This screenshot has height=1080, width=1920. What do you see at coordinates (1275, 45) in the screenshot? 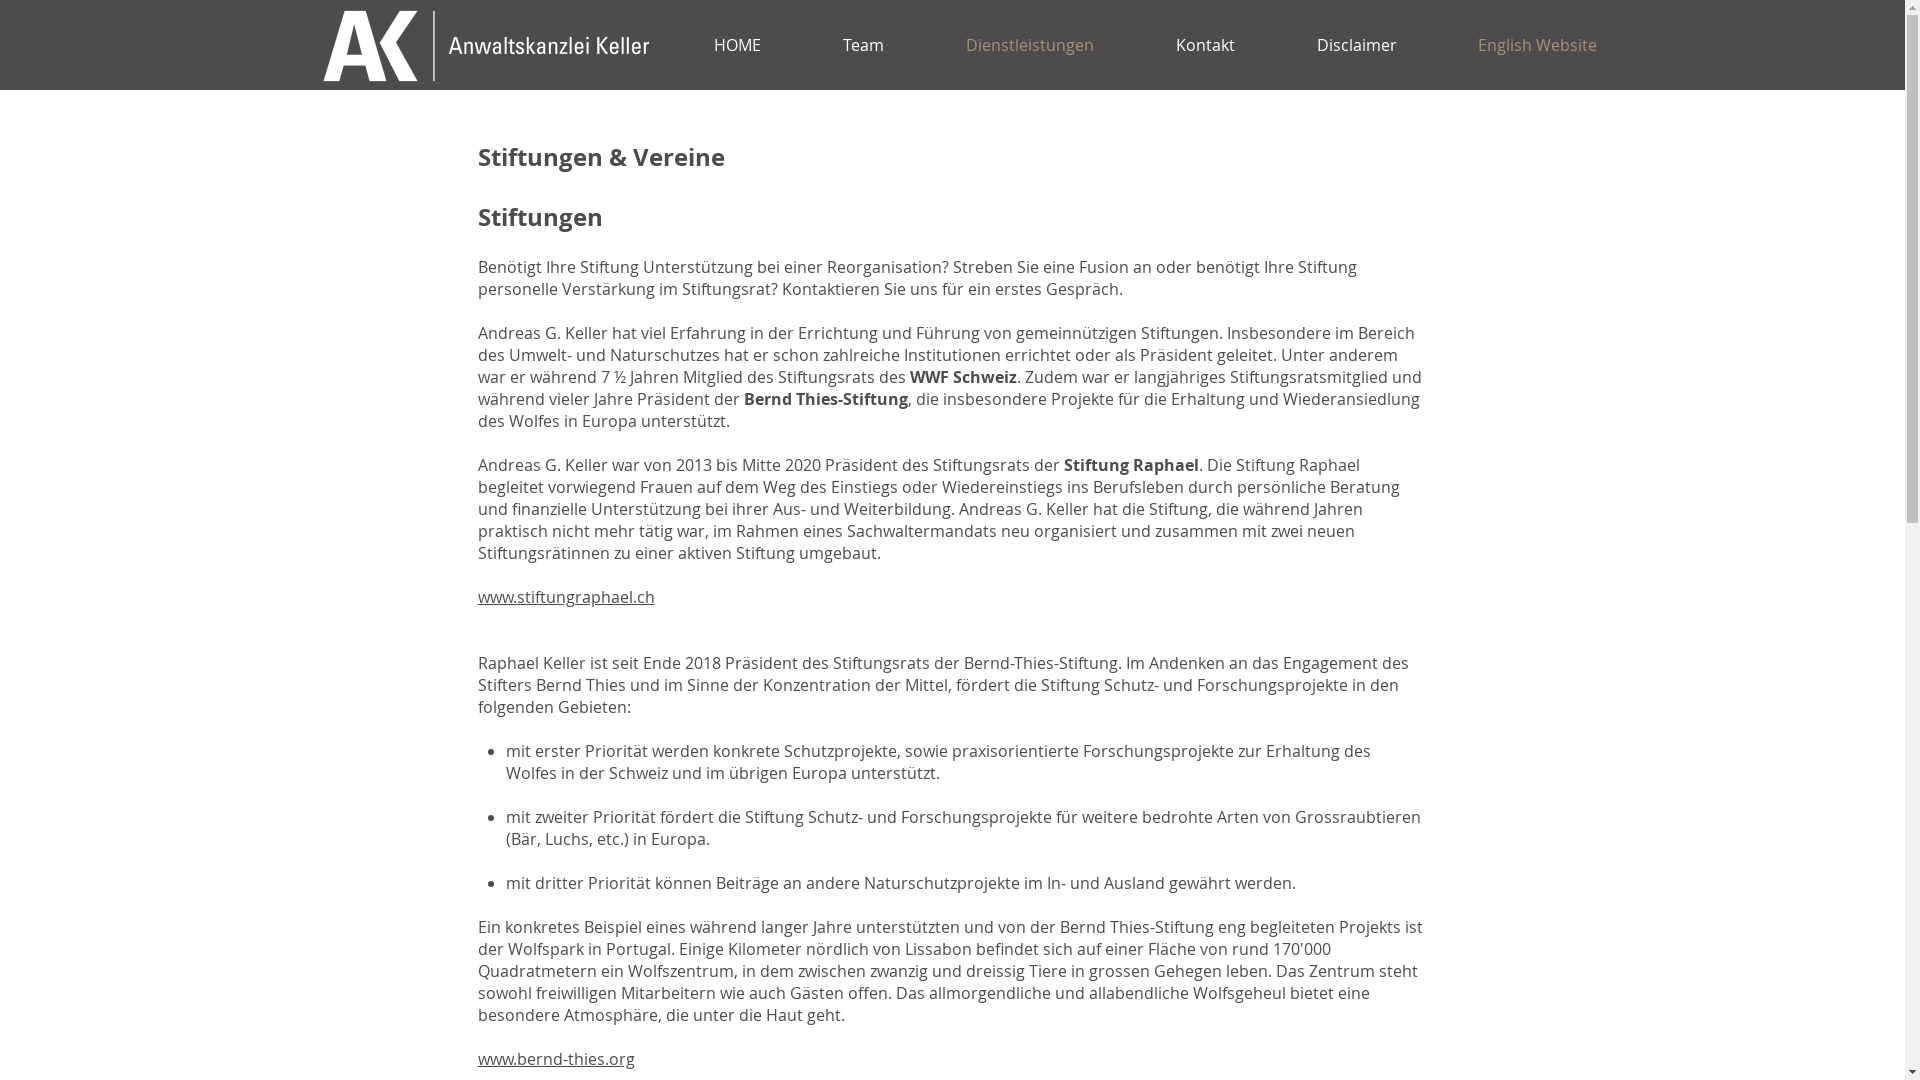
I see `'Disclaimer'` at bounding box center [1275, 45].